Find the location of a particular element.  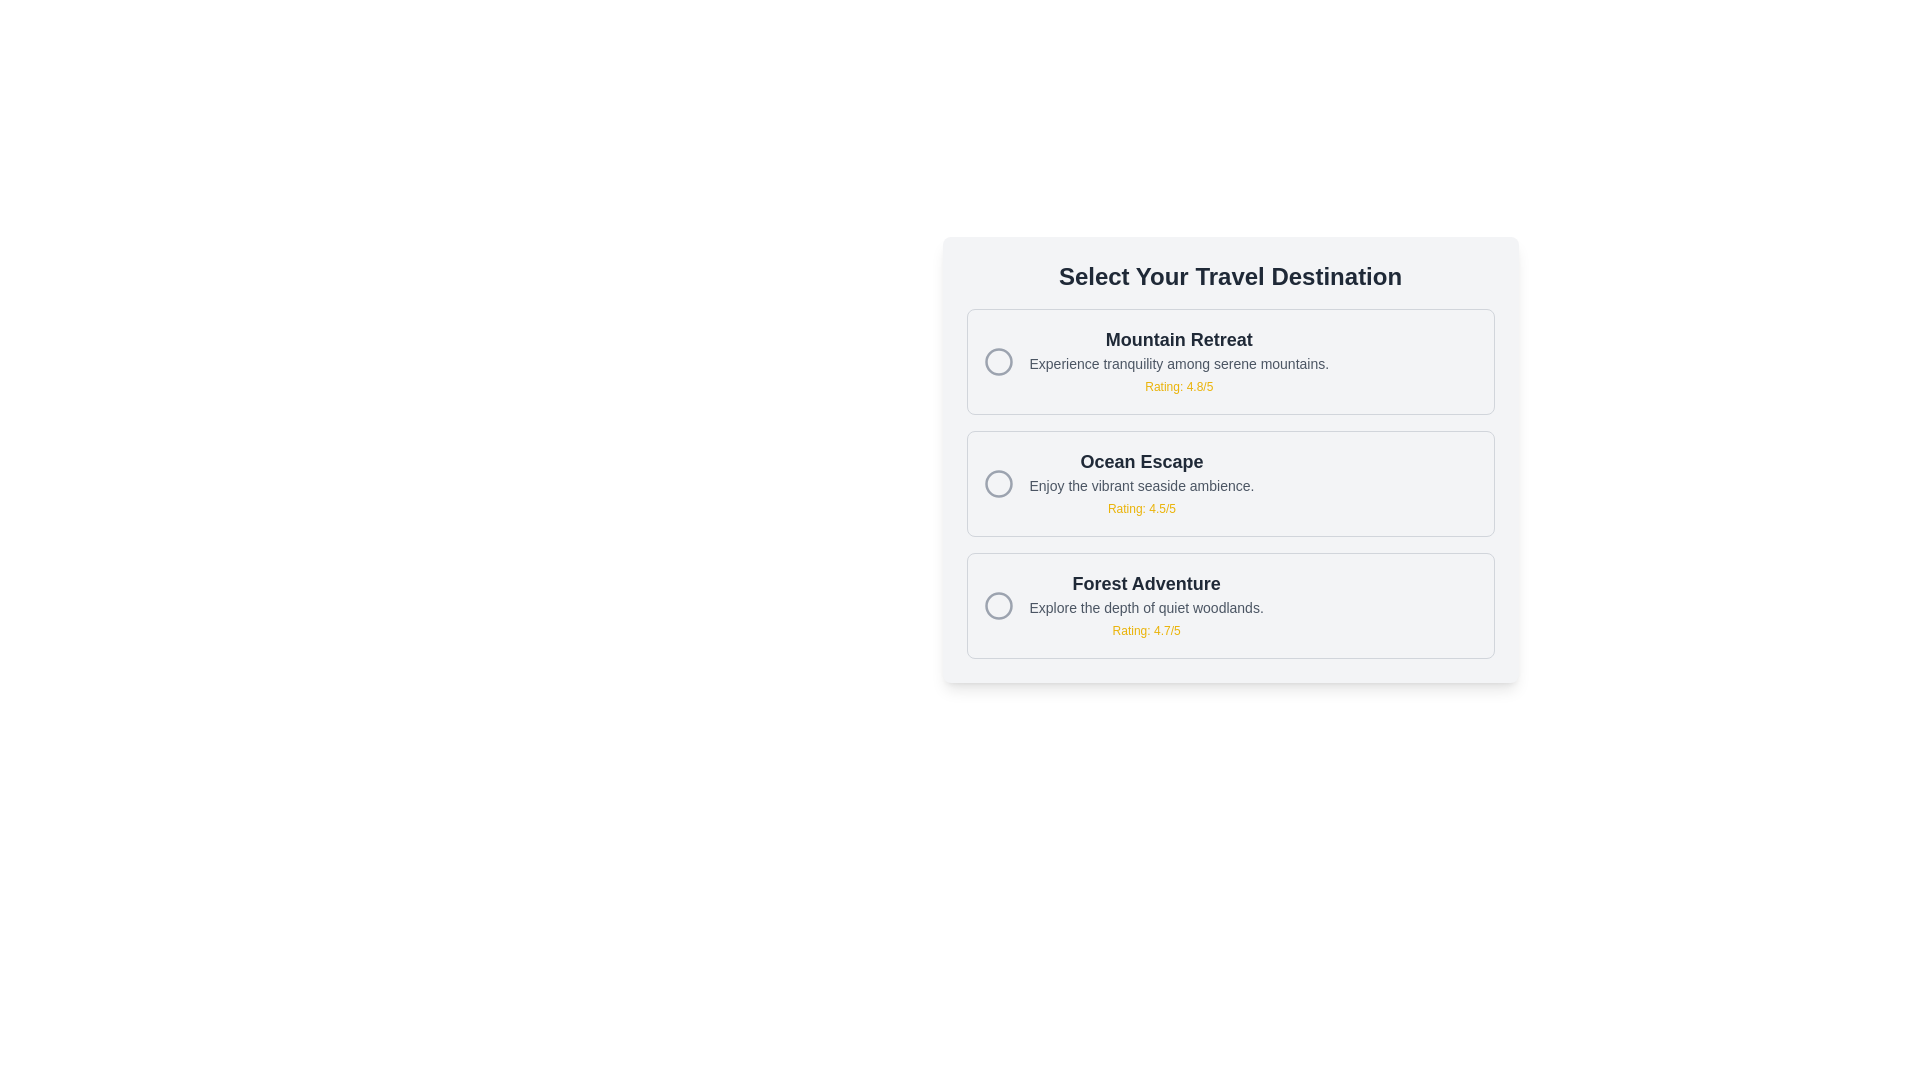

the gray circular icon located to the left of the text 'Ocean Escape' under the 'Select Your Travel Destination' section is located at coordinates (998, 483).